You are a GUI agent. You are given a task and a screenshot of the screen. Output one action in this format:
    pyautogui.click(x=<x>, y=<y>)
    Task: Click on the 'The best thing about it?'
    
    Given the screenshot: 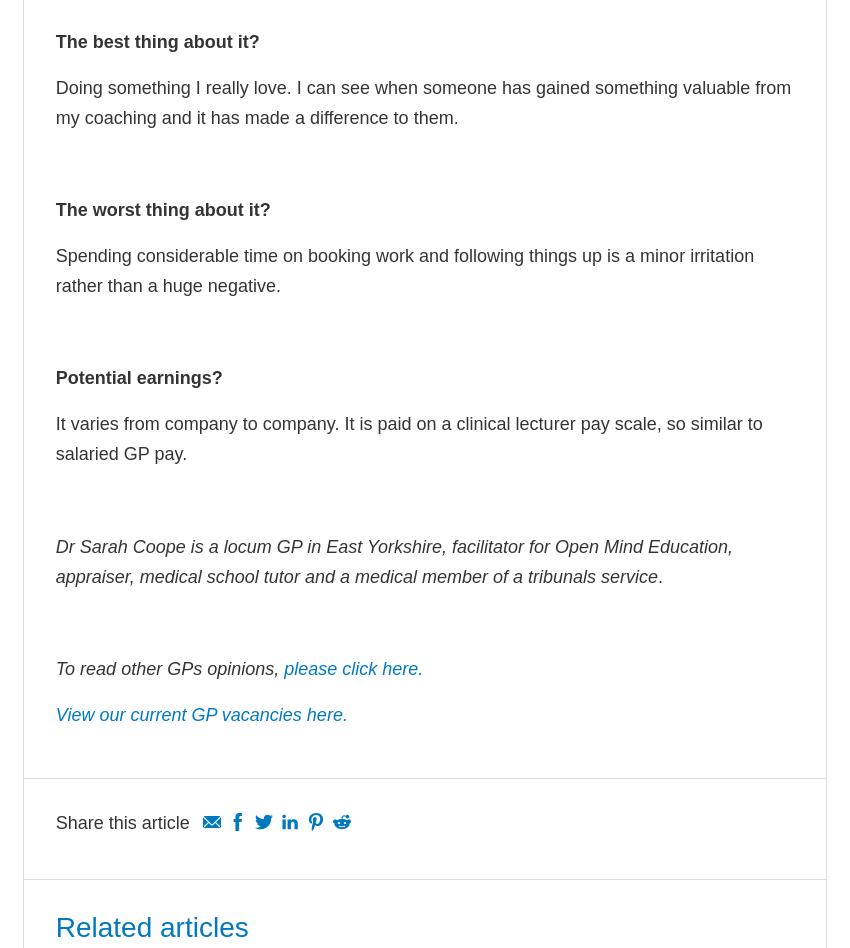 What is the action you would take?
    pyautogui.click(x=54, y=40)
    